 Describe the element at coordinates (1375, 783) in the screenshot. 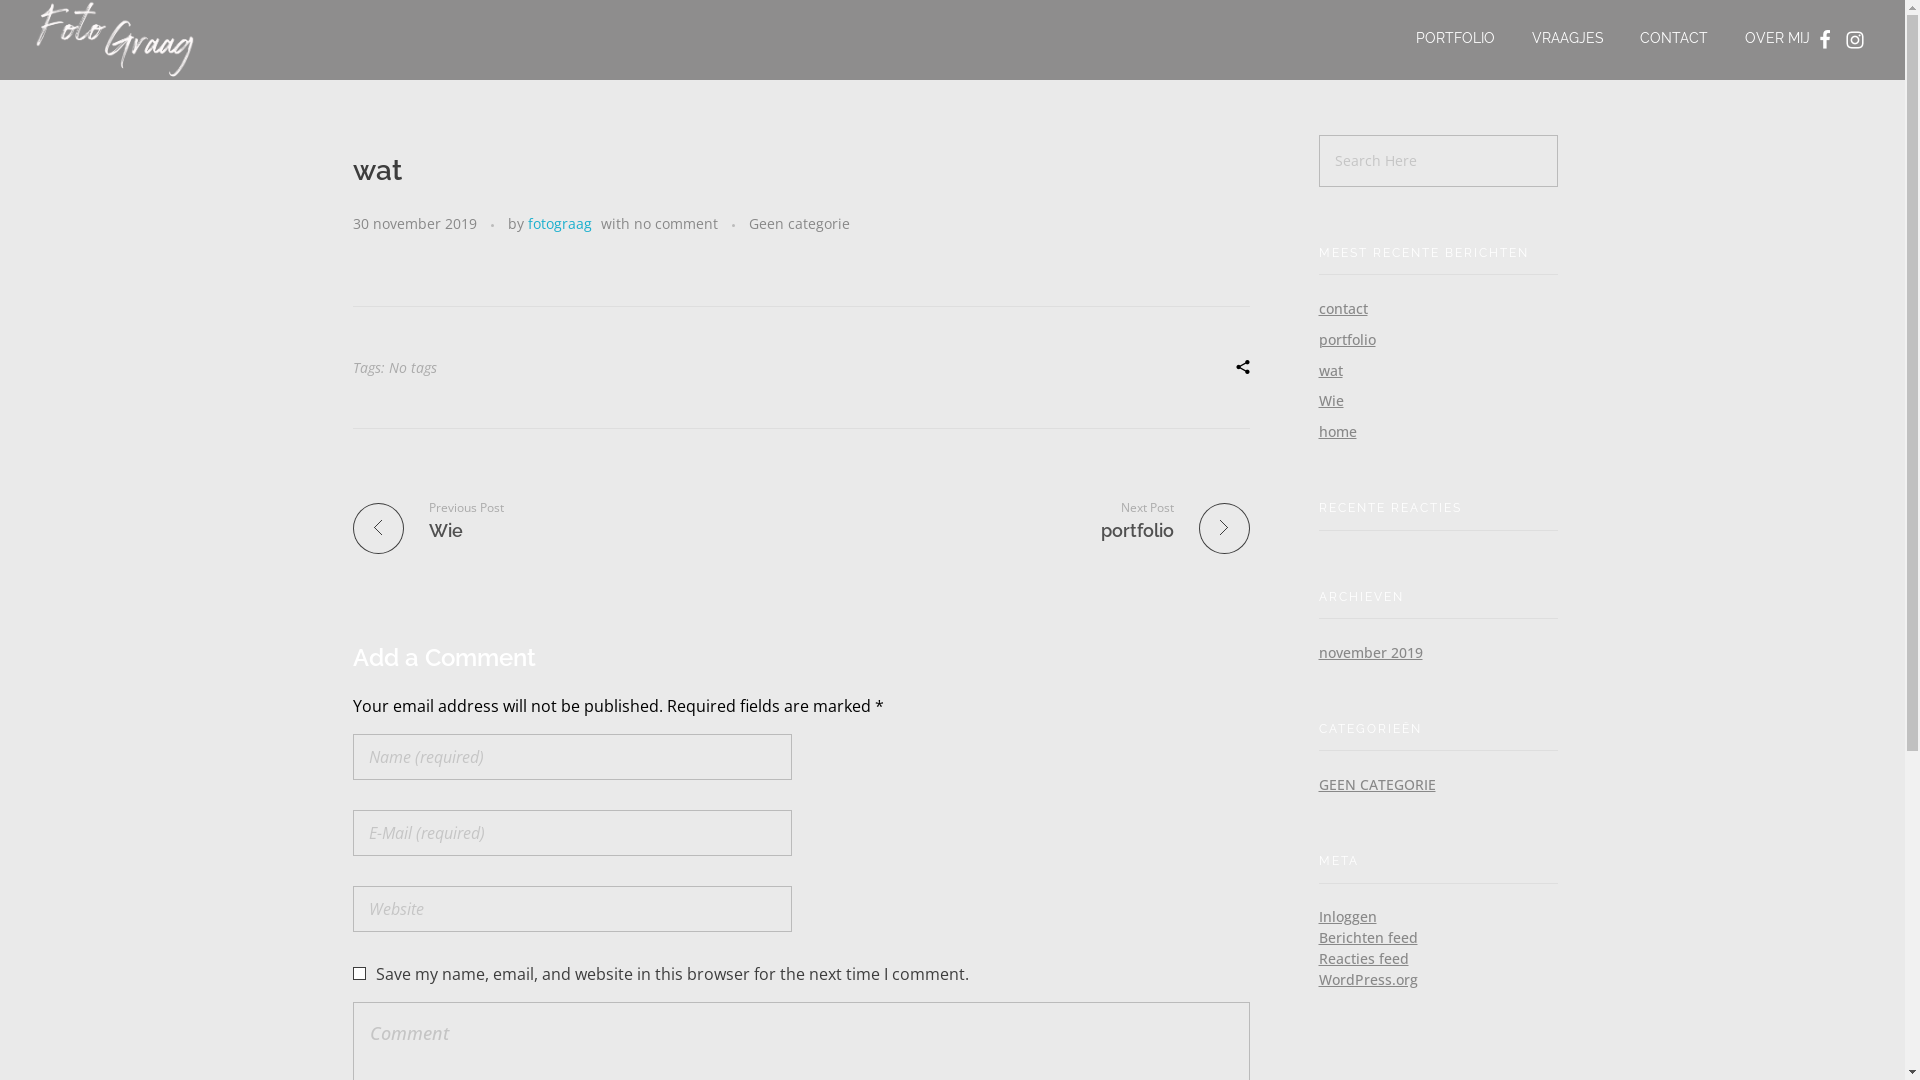

I see `'GEEN CATEGORIE'` at that location.